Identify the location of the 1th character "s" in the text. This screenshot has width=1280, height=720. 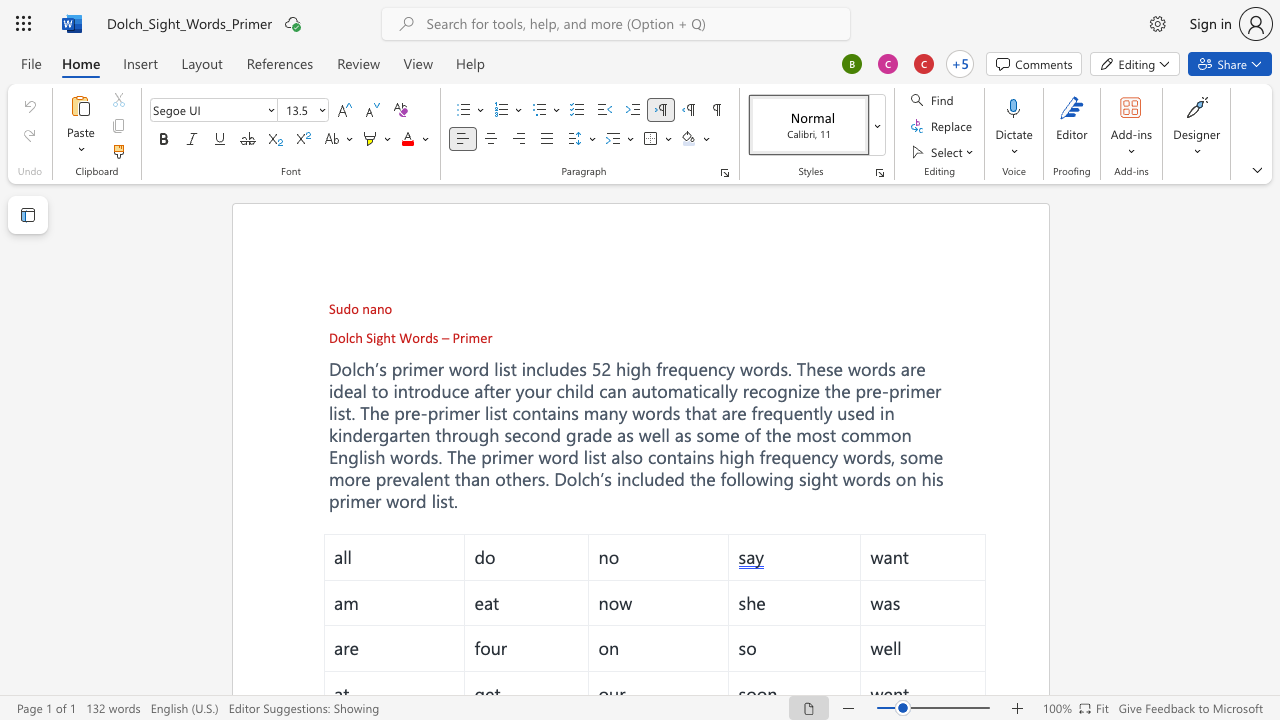
(851, 411).